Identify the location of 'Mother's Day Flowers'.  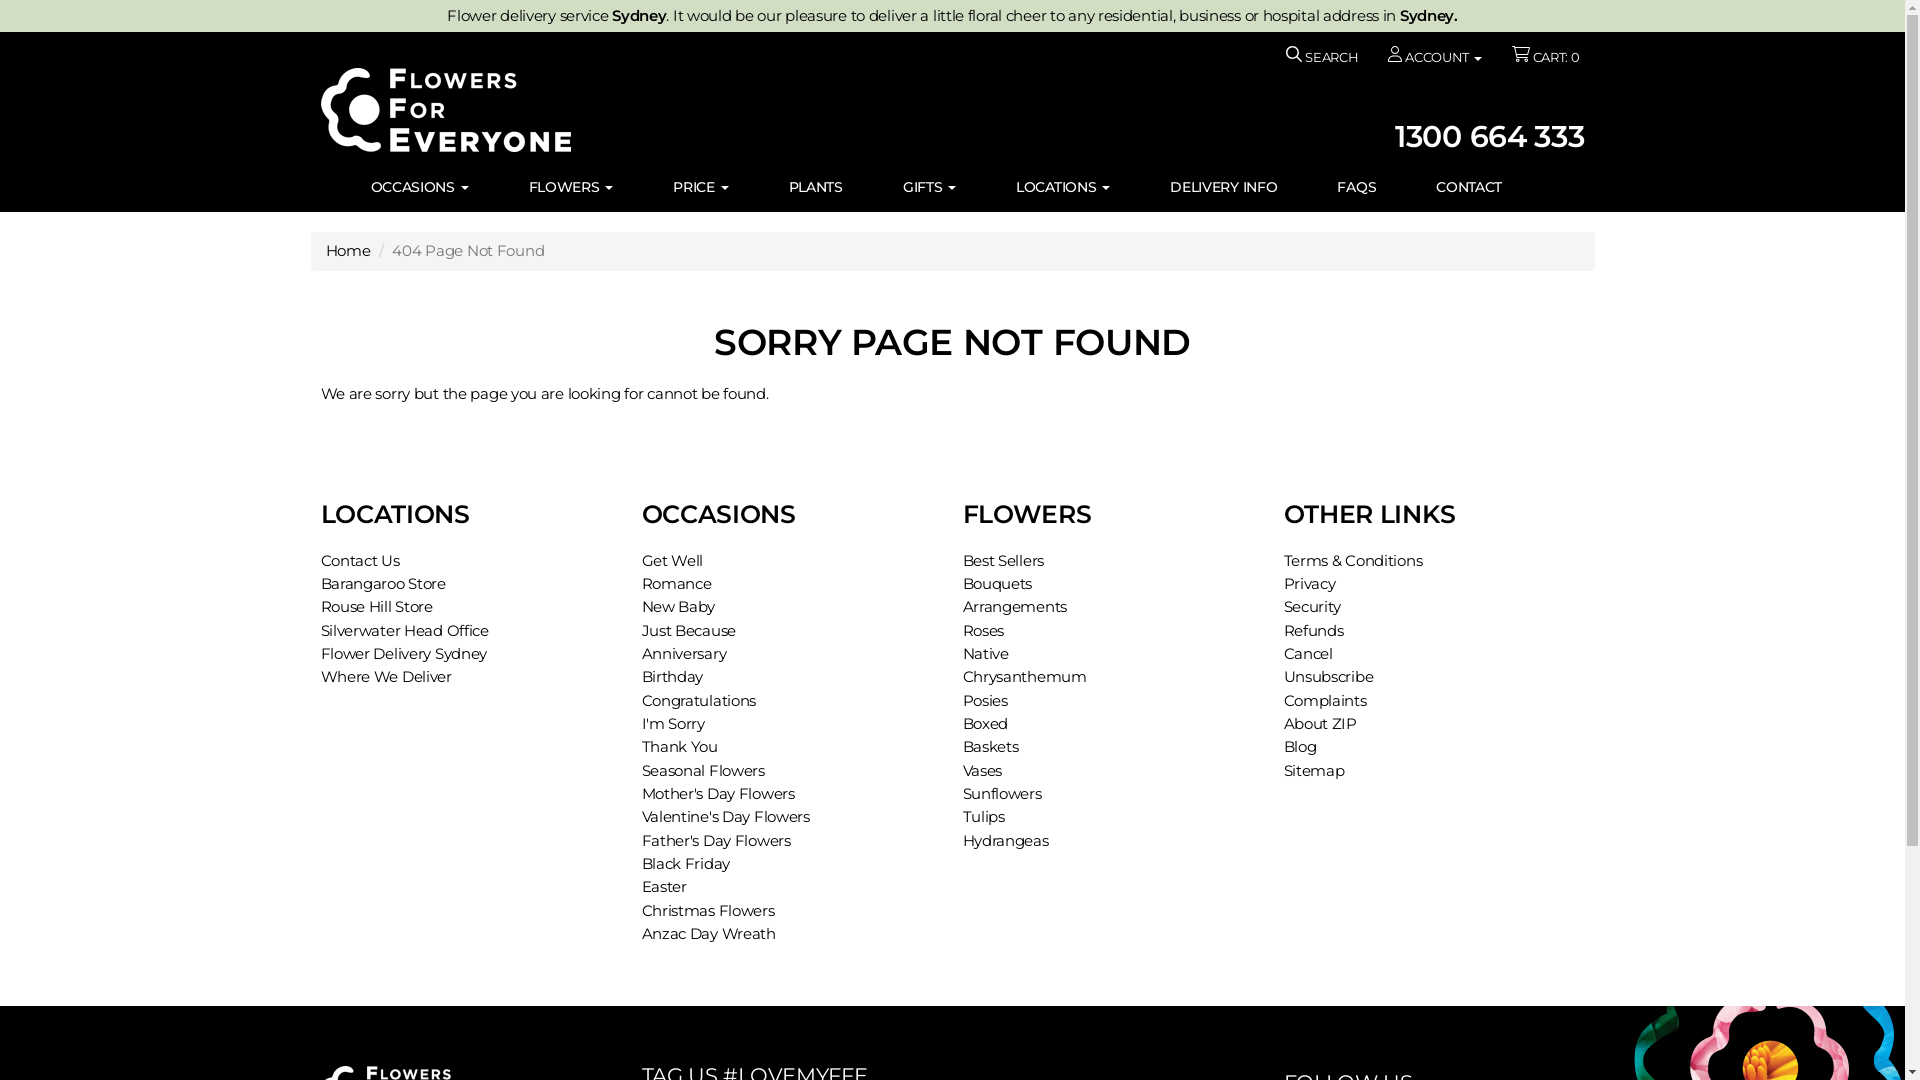
(642, 793).